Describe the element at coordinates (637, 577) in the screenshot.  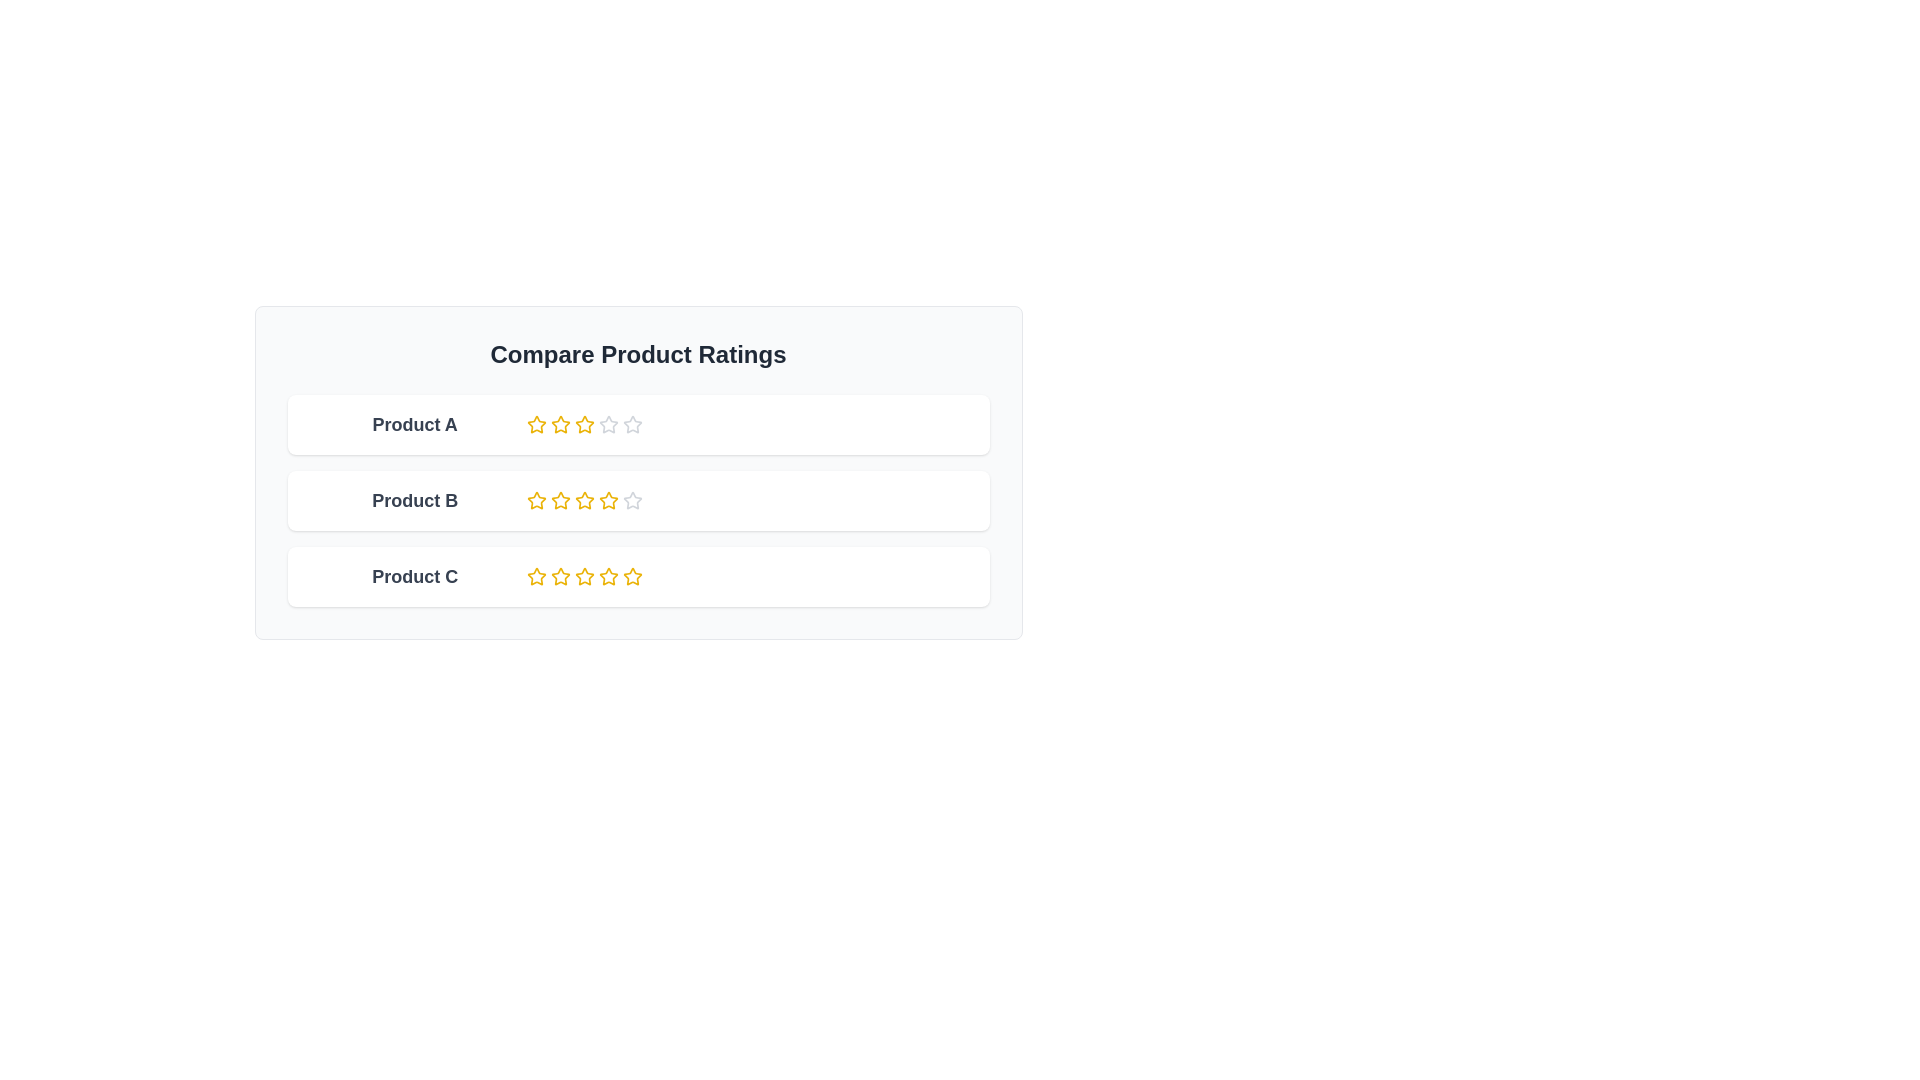
I see `the stars in the horizontal star rating component for 'Product C' to rate the product` at that location.